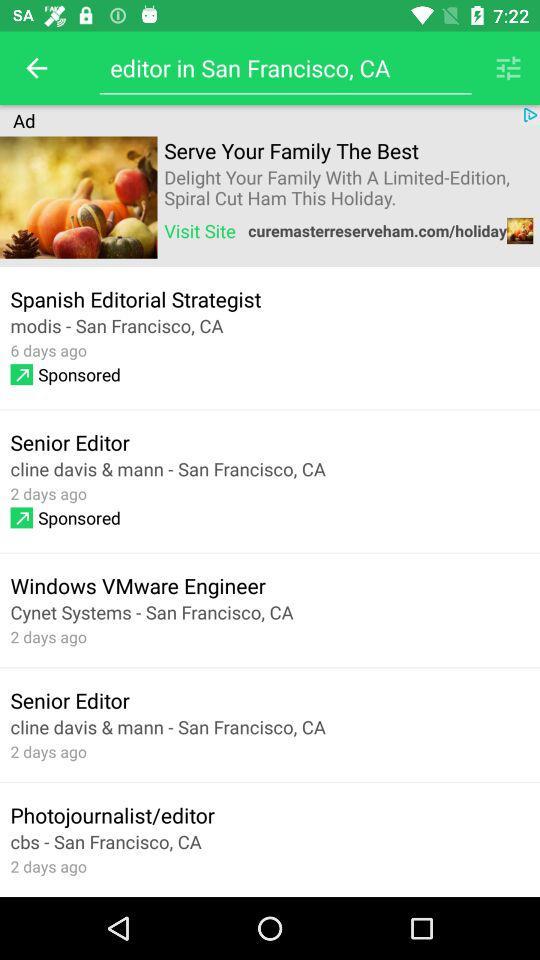 The width and height of the screenshot is (540, 960). Describe the element at coordinates (200, 230) in the screenshot. I see `the item to the left of the curemasterreserveham.com/holiday item` at that location.